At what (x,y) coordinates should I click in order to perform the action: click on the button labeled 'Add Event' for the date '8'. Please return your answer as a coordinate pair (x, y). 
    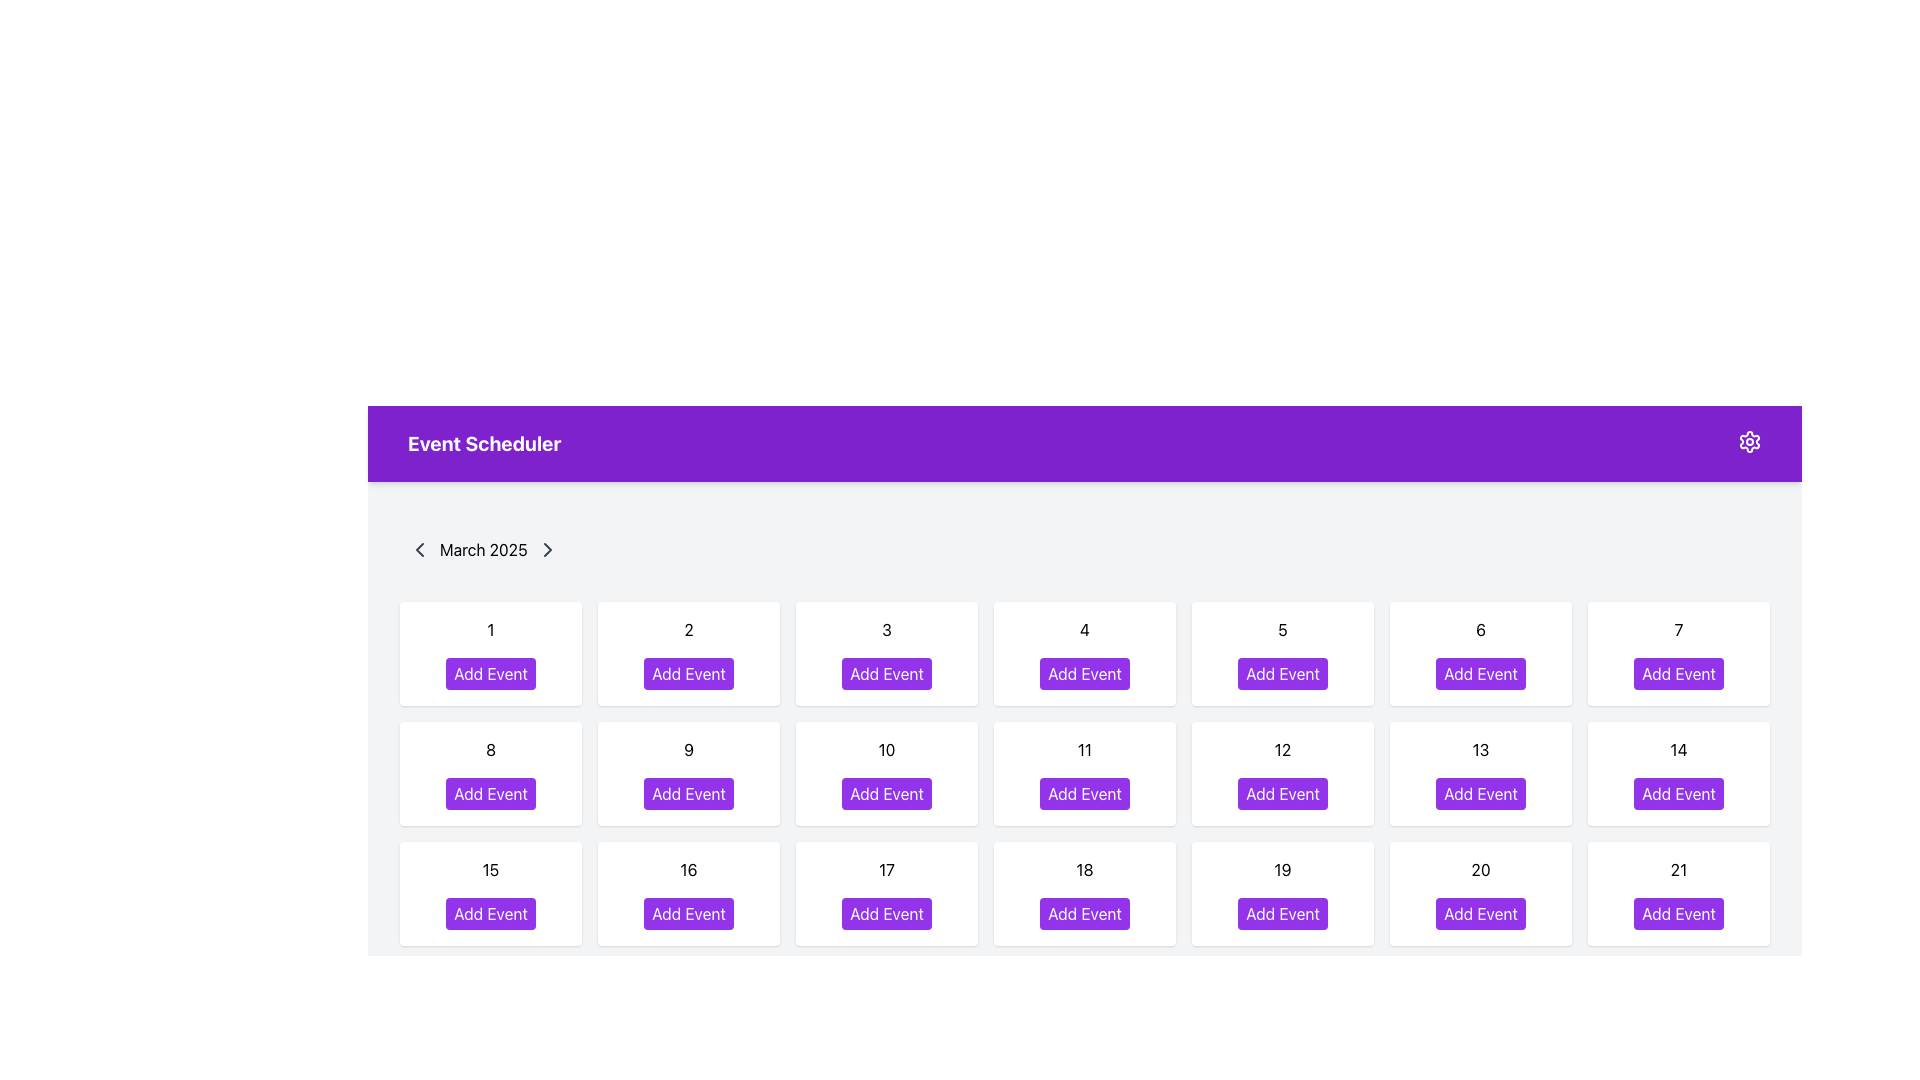
    Looking at the image, I should click on (490, 793).